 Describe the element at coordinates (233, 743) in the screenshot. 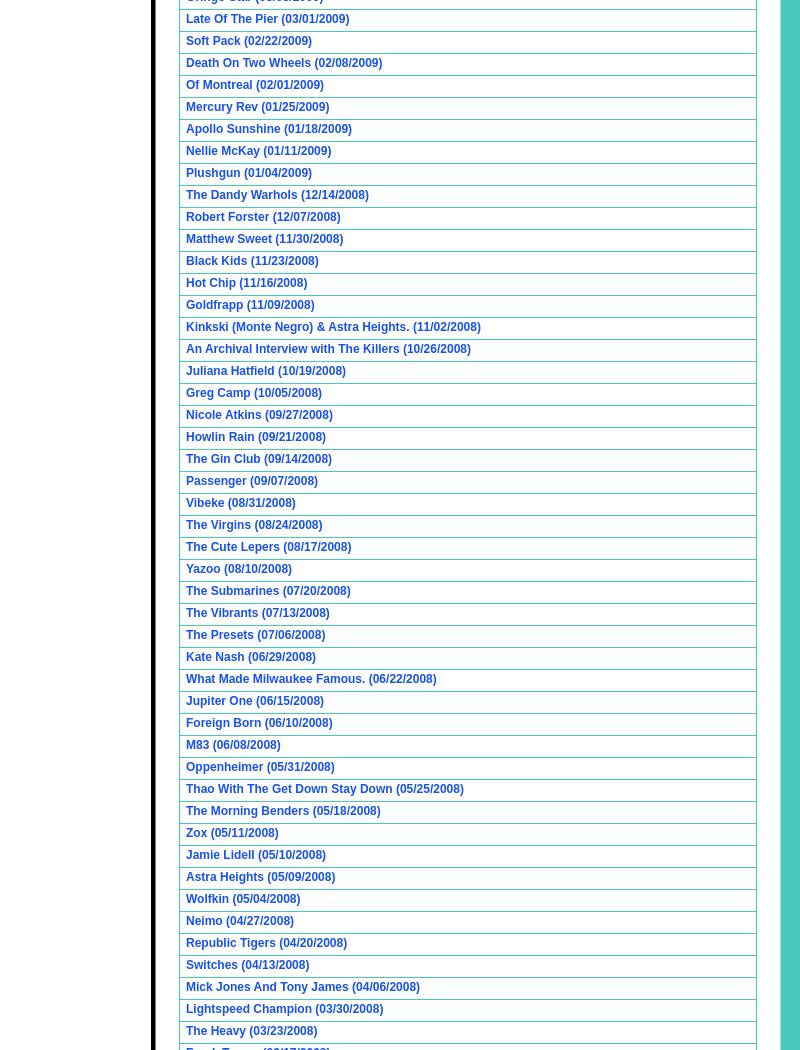

I see `'M83 (06/08/2008)'` at that location.